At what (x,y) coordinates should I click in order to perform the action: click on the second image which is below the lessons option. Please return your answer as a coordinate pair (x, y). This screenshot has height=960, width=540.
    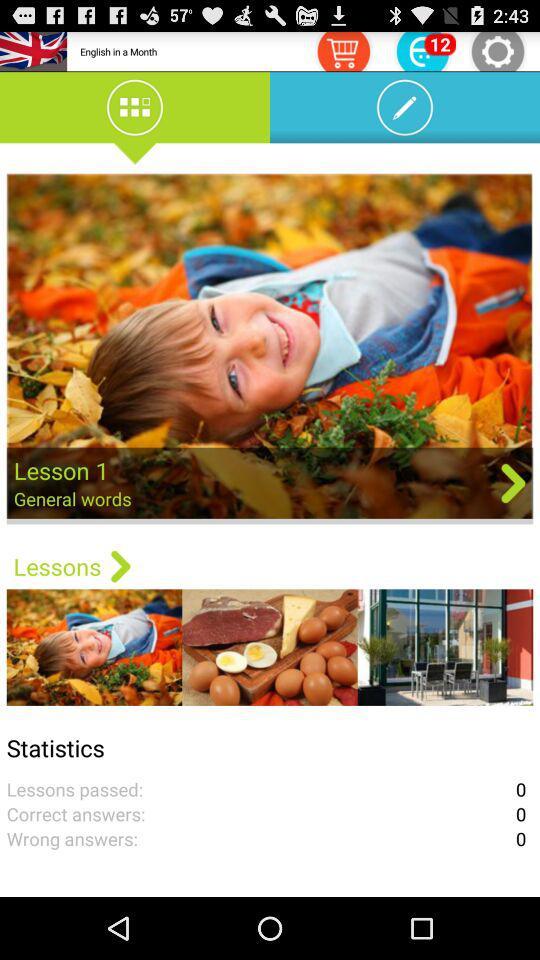
    Looking at the image, I should click on (270, 646).